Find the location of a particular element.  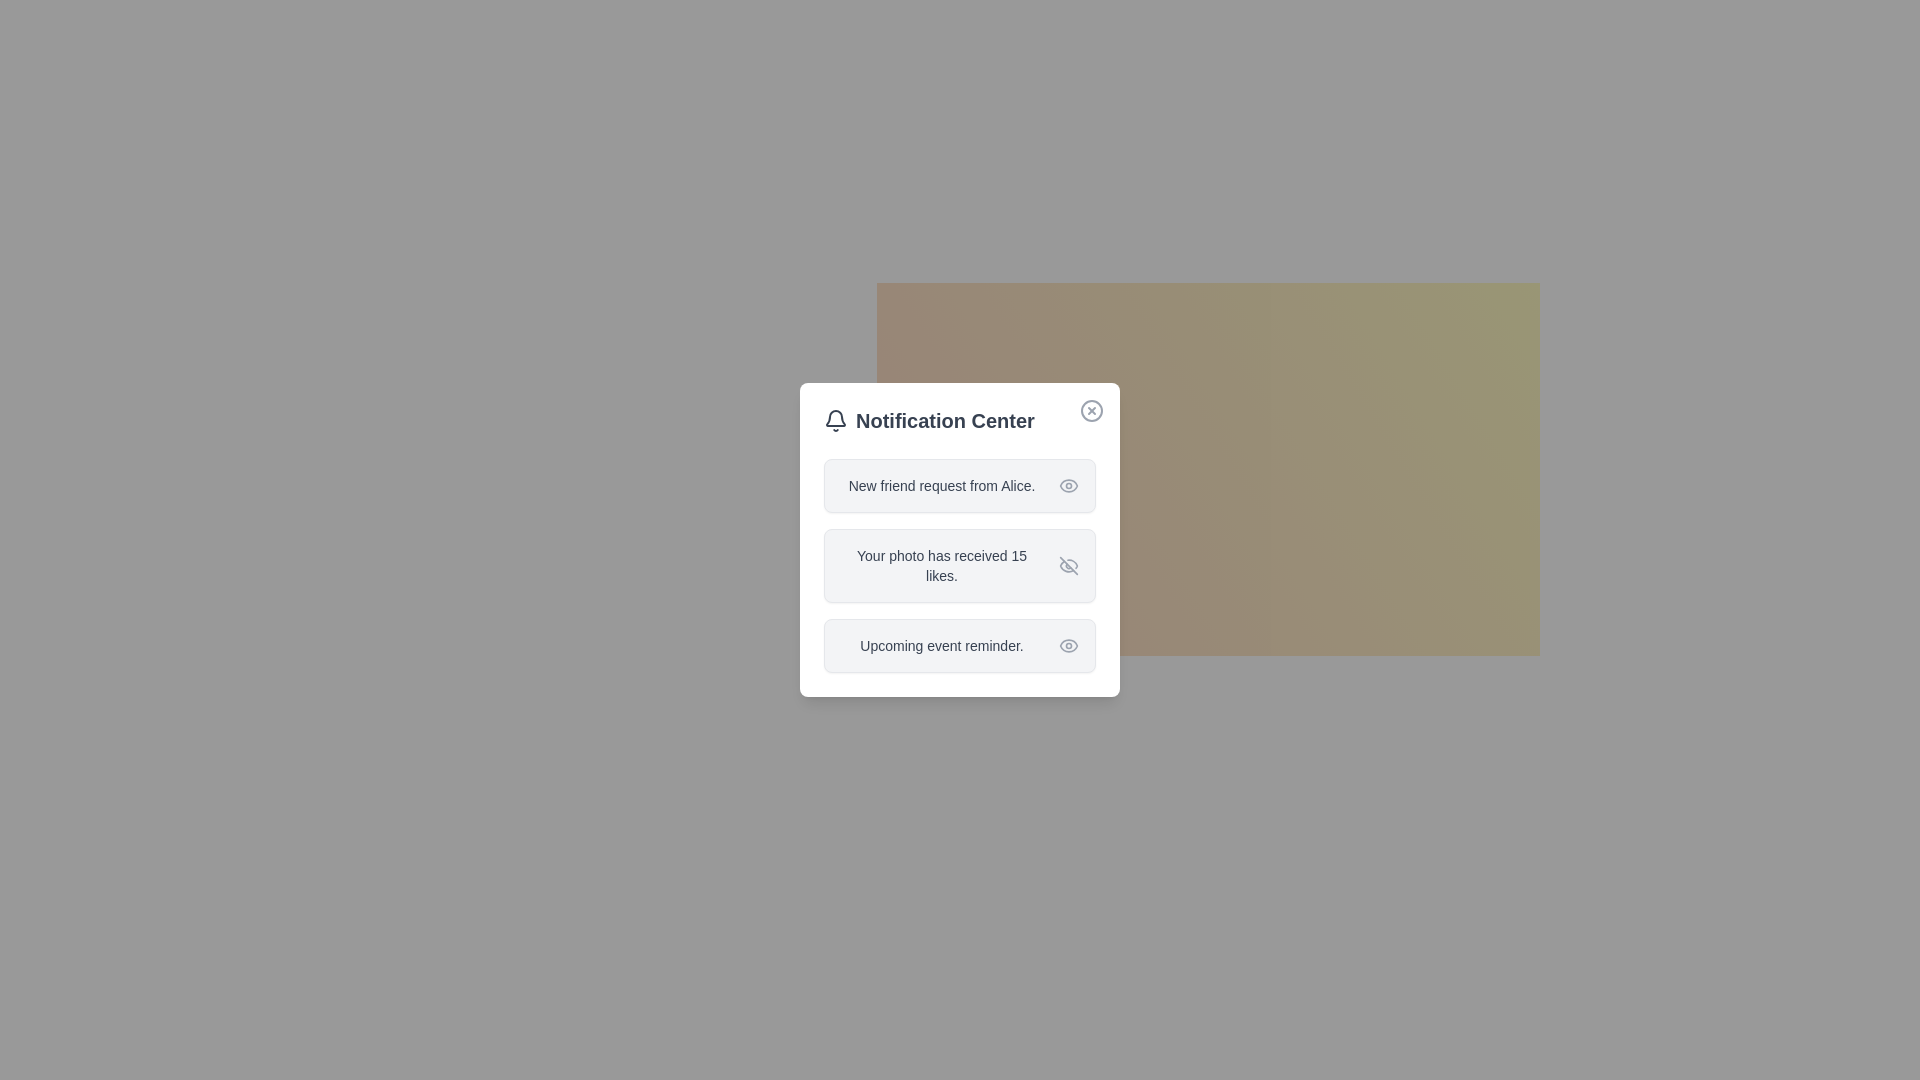

the close button located at the top-right corner of the notification card is located at coordinates (1090, 410).